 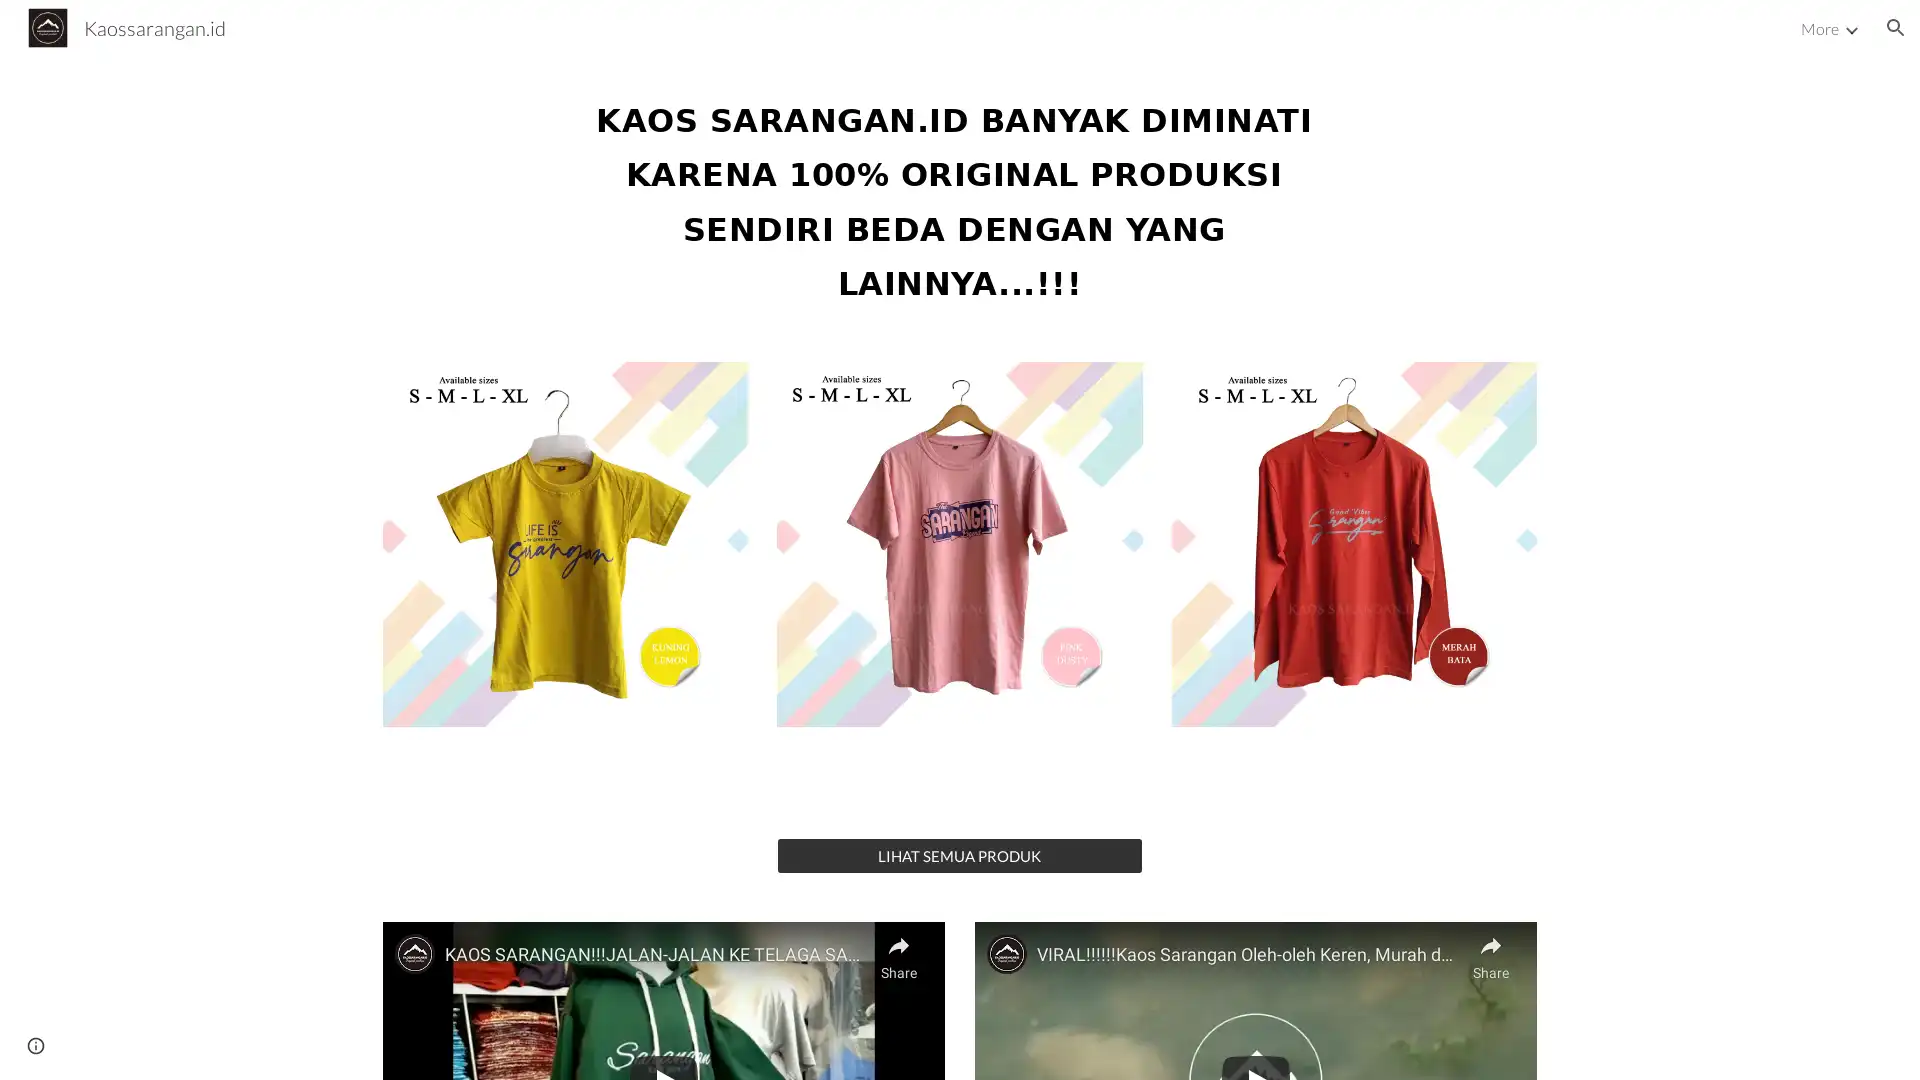 What do you see at coordinates (240, 1044) in the screenshot?
I see `Report abuse` at bounding box center [240, 1044].